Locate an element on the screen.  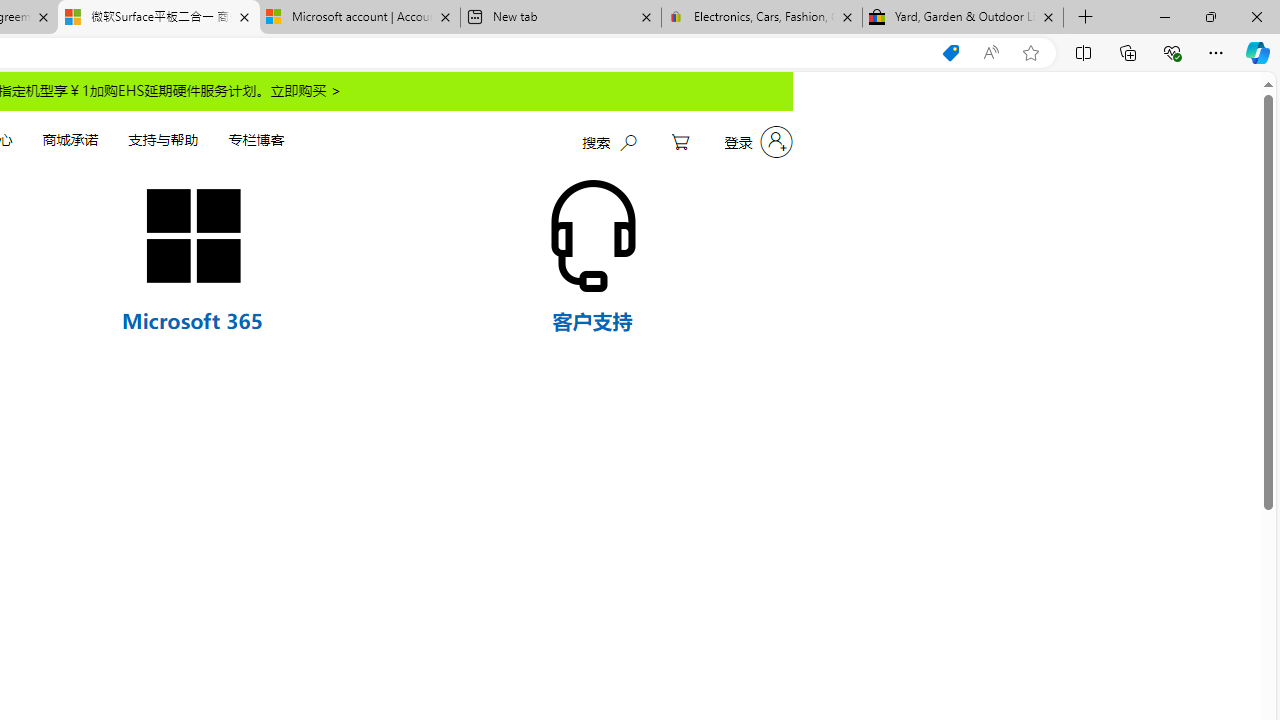
'New Tab' is located at coordinates (1085, 17).